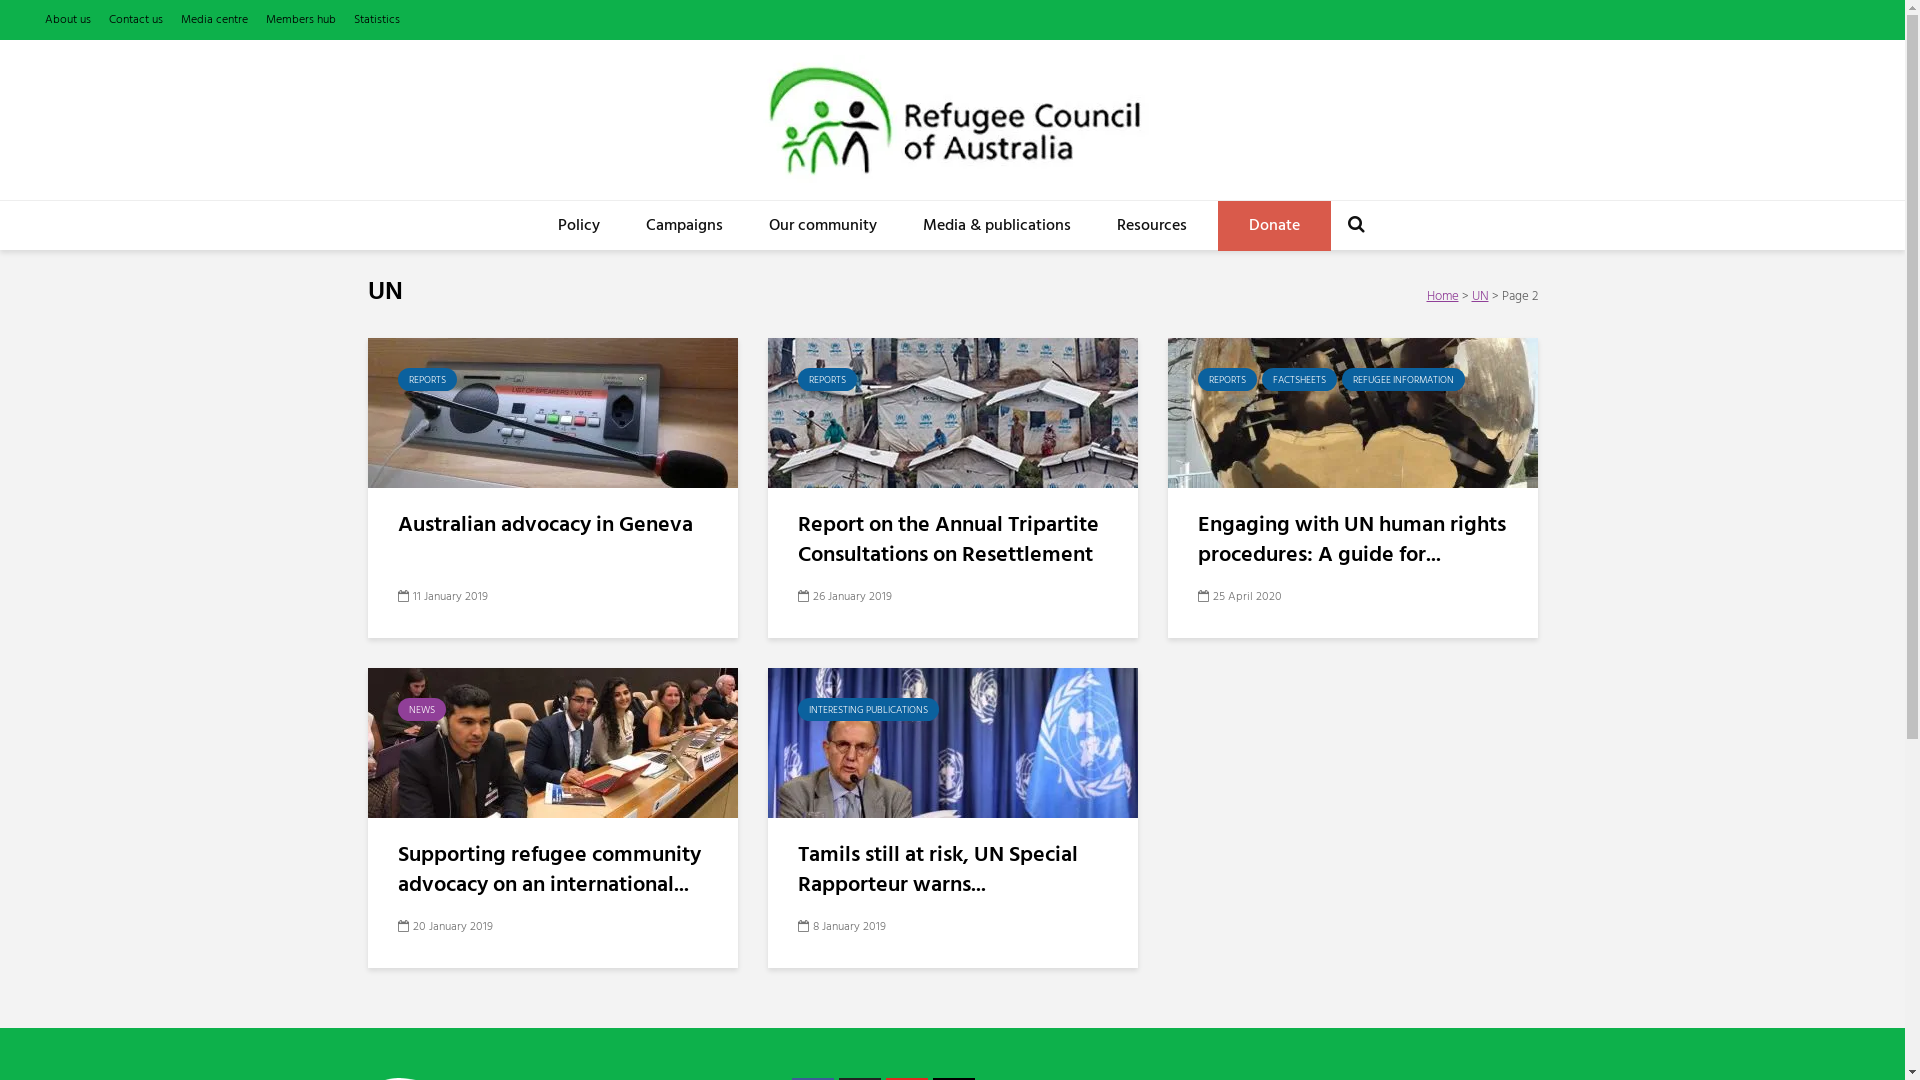  Describe the element at coordinates (578, 225) in the screenshot. I see `'Policy'` at that location.